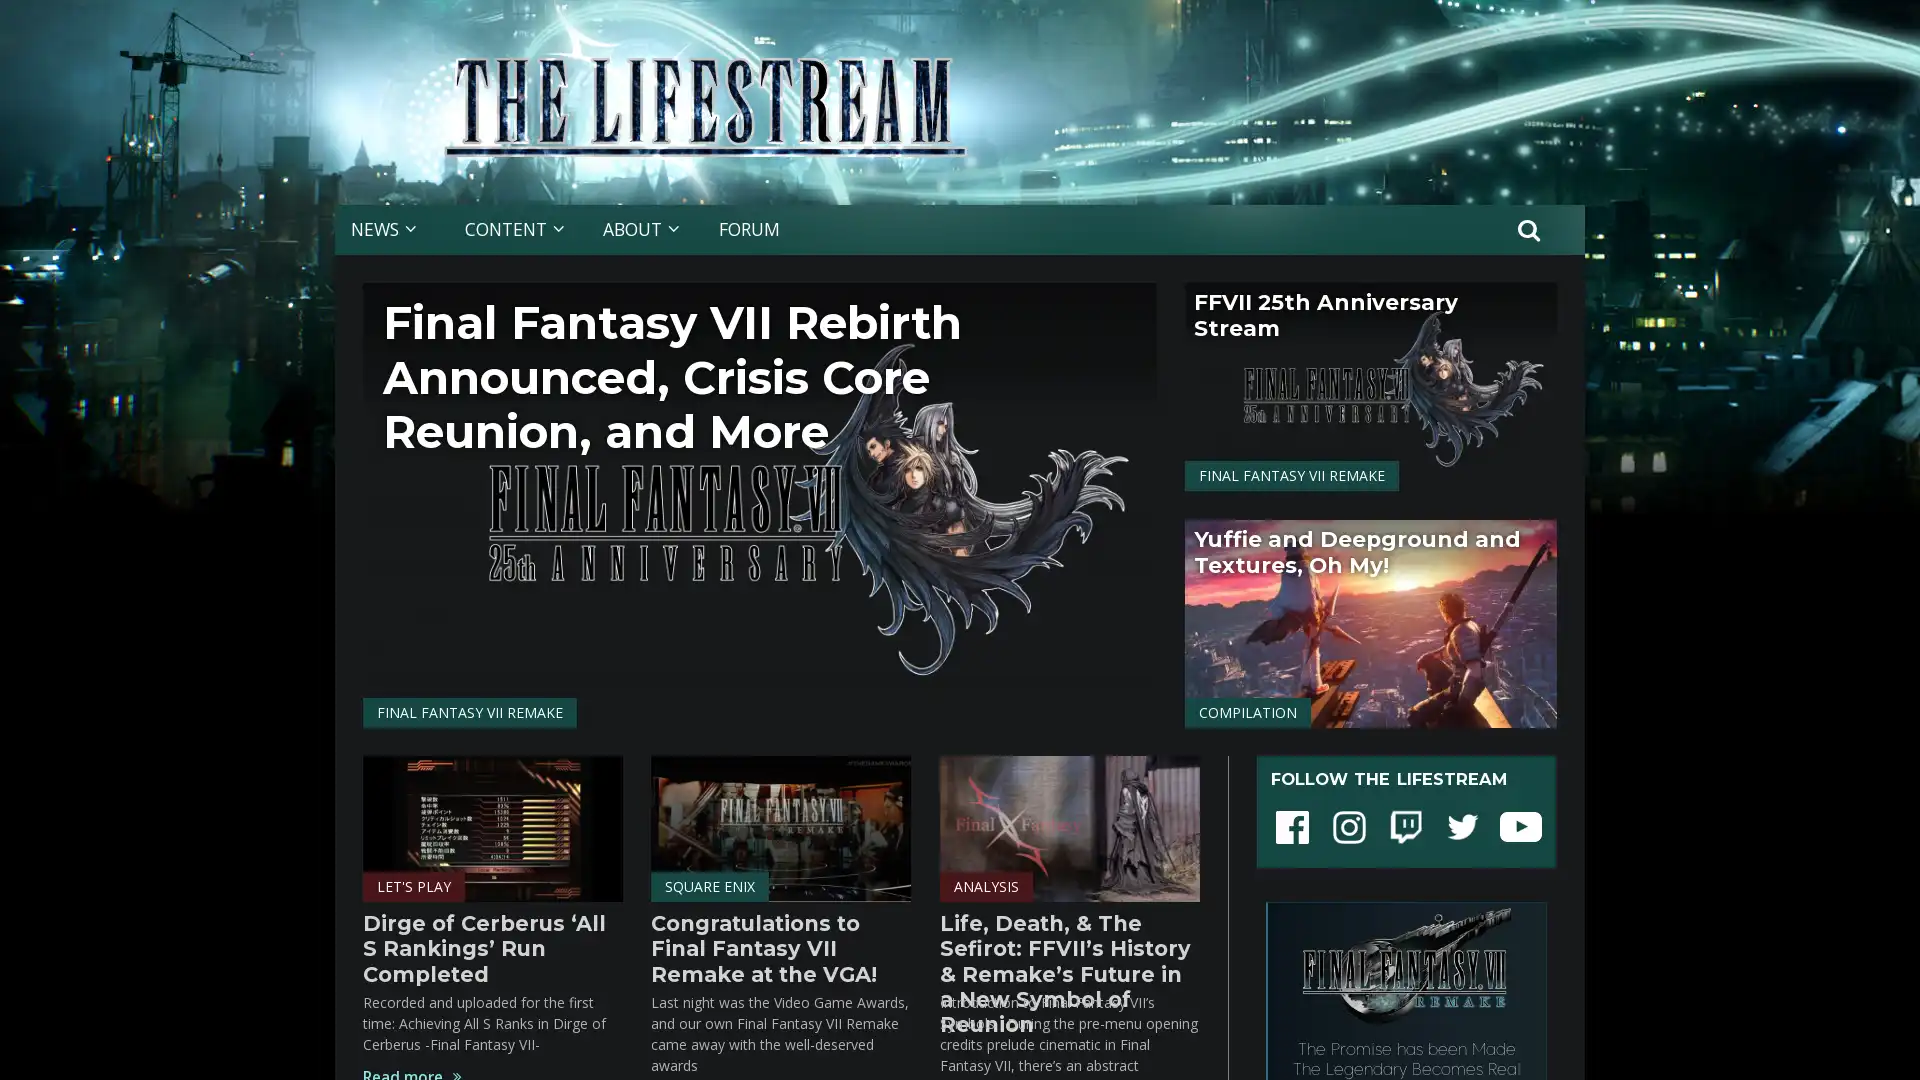  Describe the element at coordinates (1527, 228) in the screenshot. I see `Search` at that location.